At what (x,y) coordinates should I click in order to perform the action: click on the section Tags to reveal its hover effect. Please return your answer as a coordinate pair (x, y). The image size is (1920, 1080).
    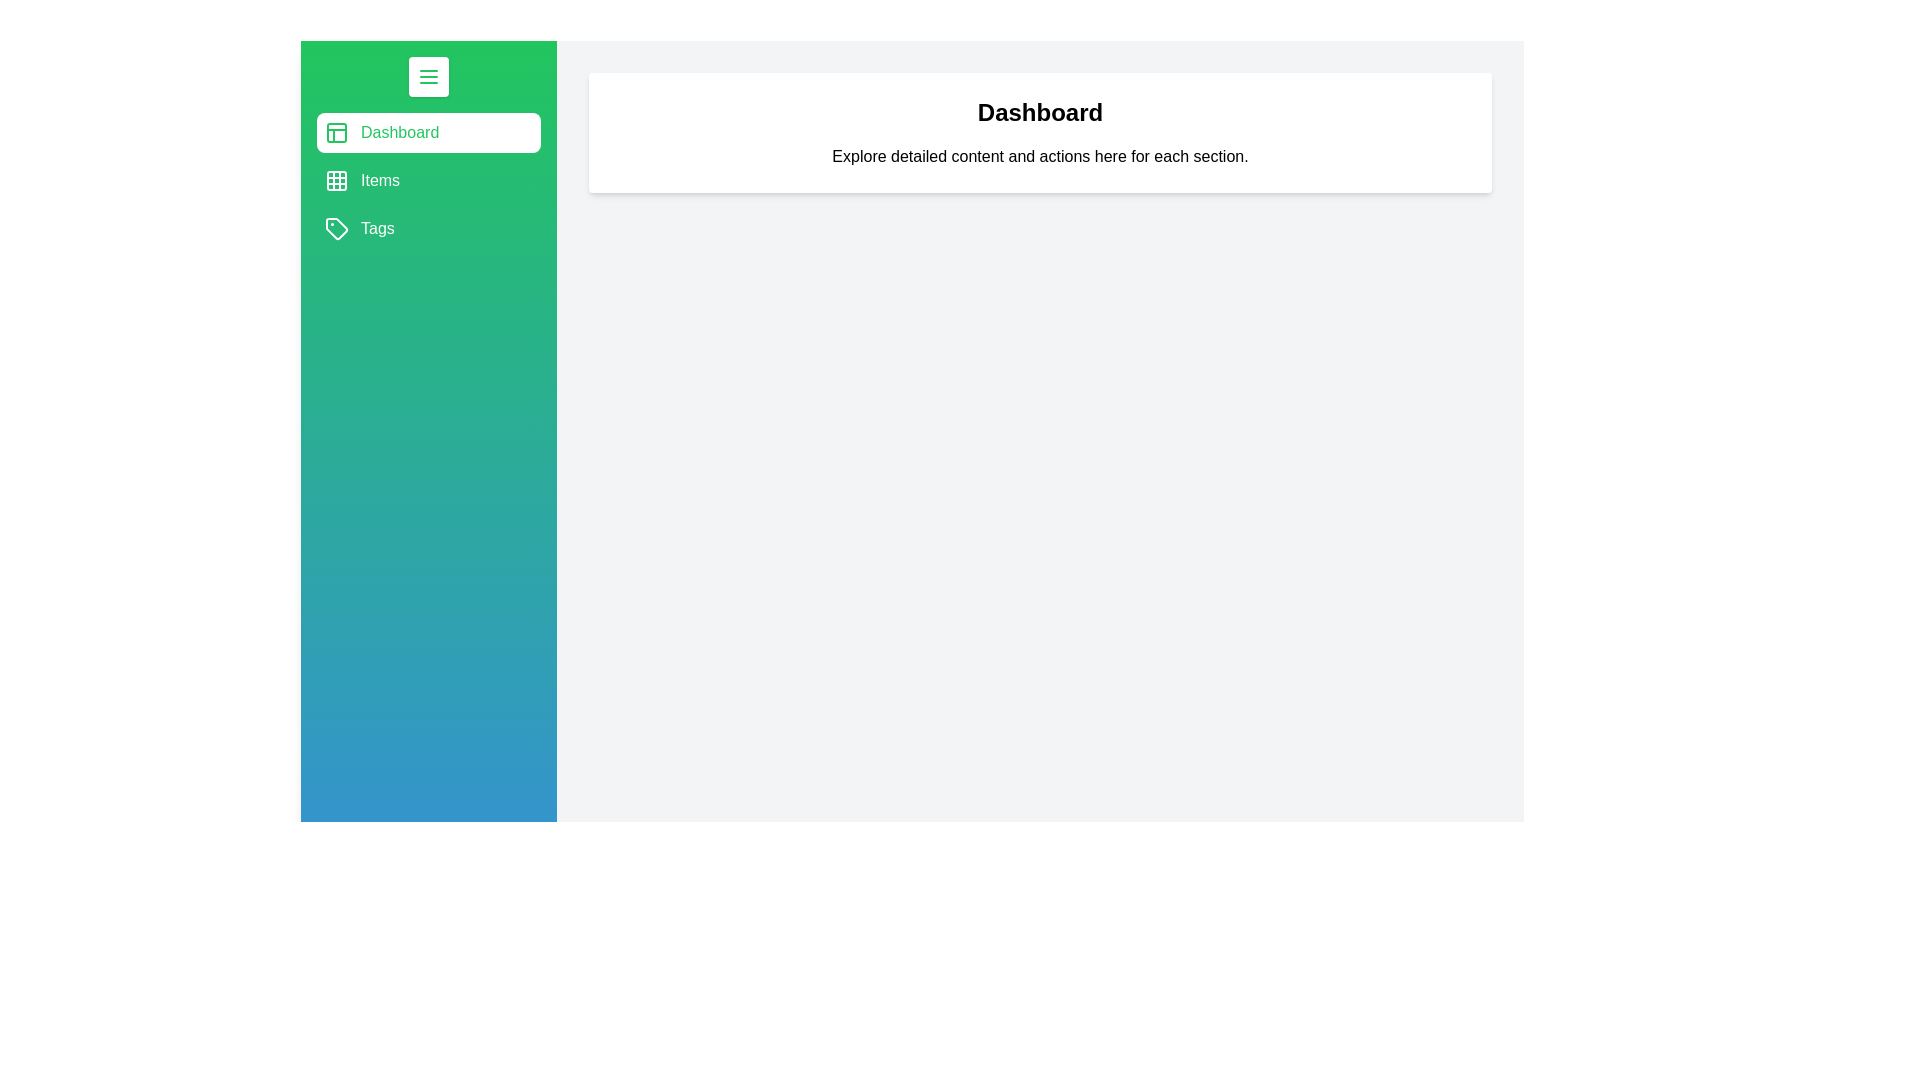
    Looking at the image, I should click on (427, 227).